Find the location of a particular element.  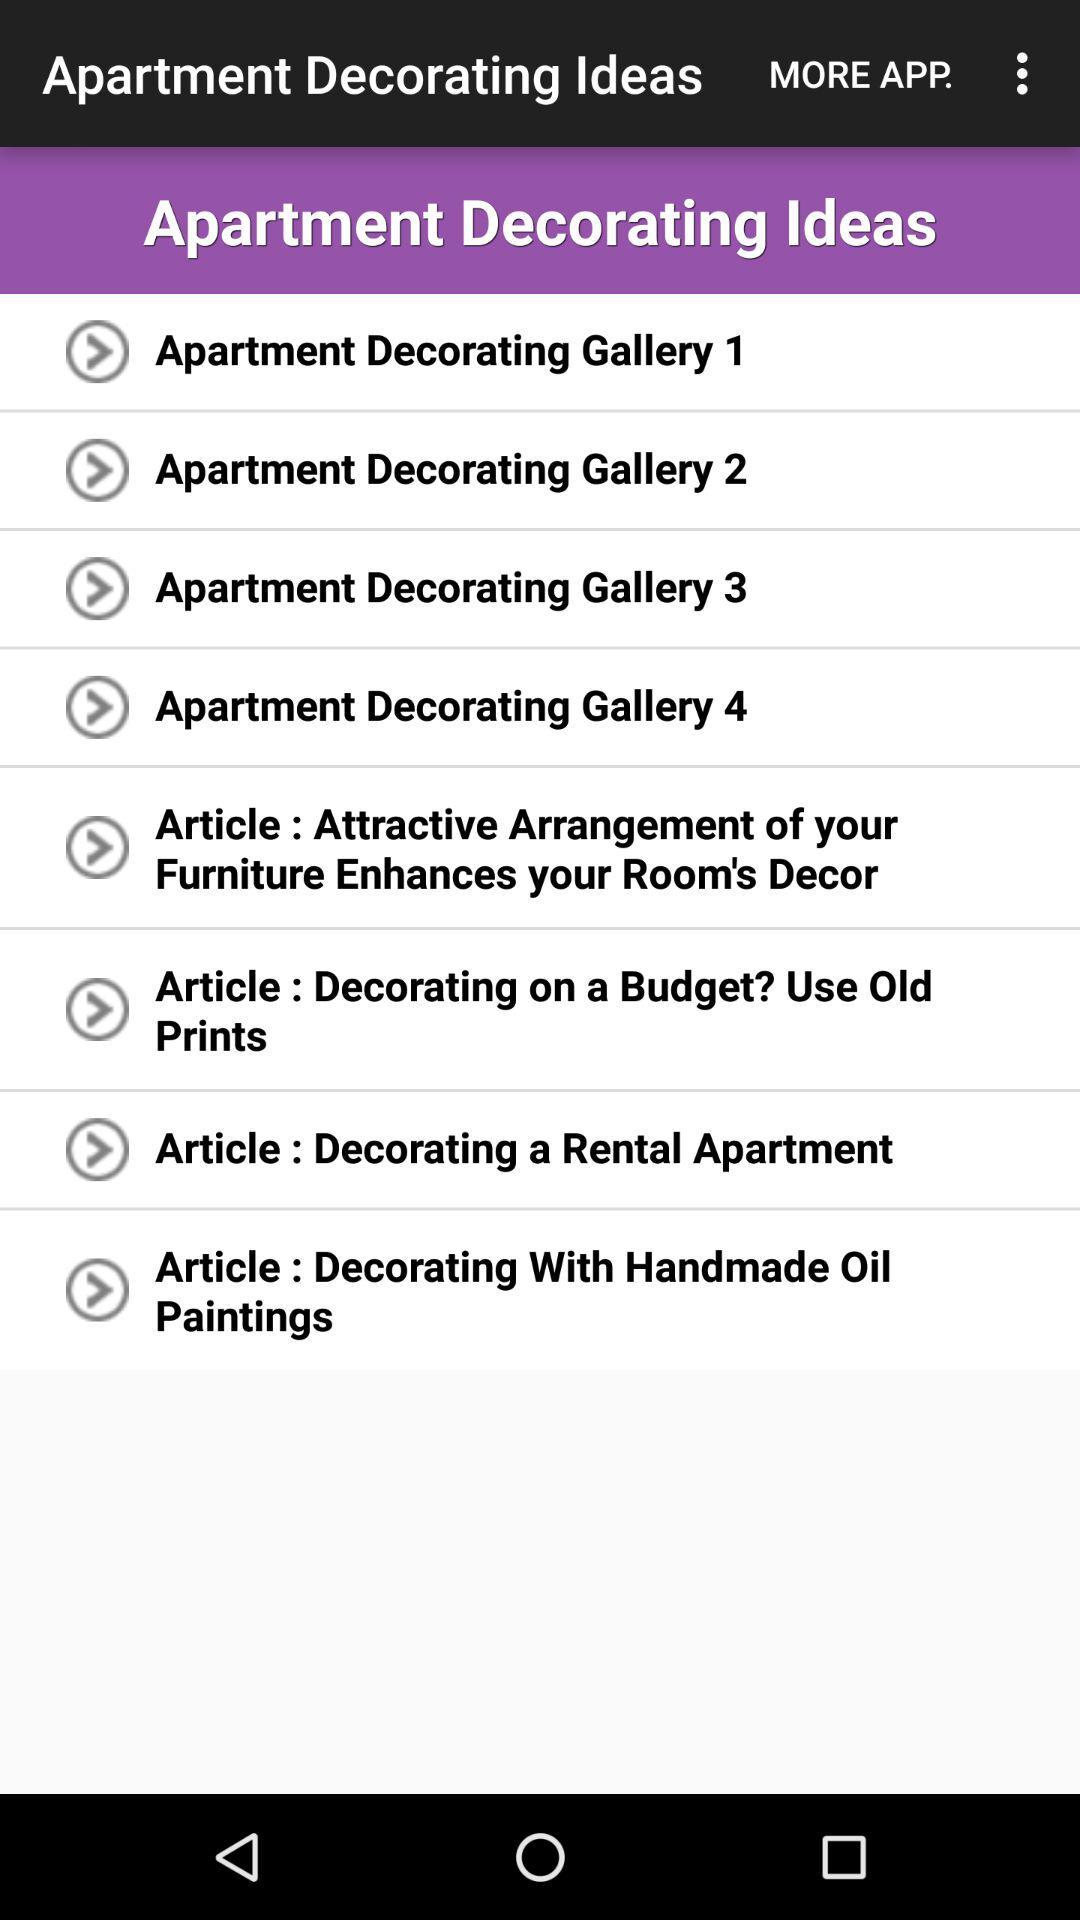

the icon to the right of the apartment decorating ideas icon is located at coordinates (860, 73).